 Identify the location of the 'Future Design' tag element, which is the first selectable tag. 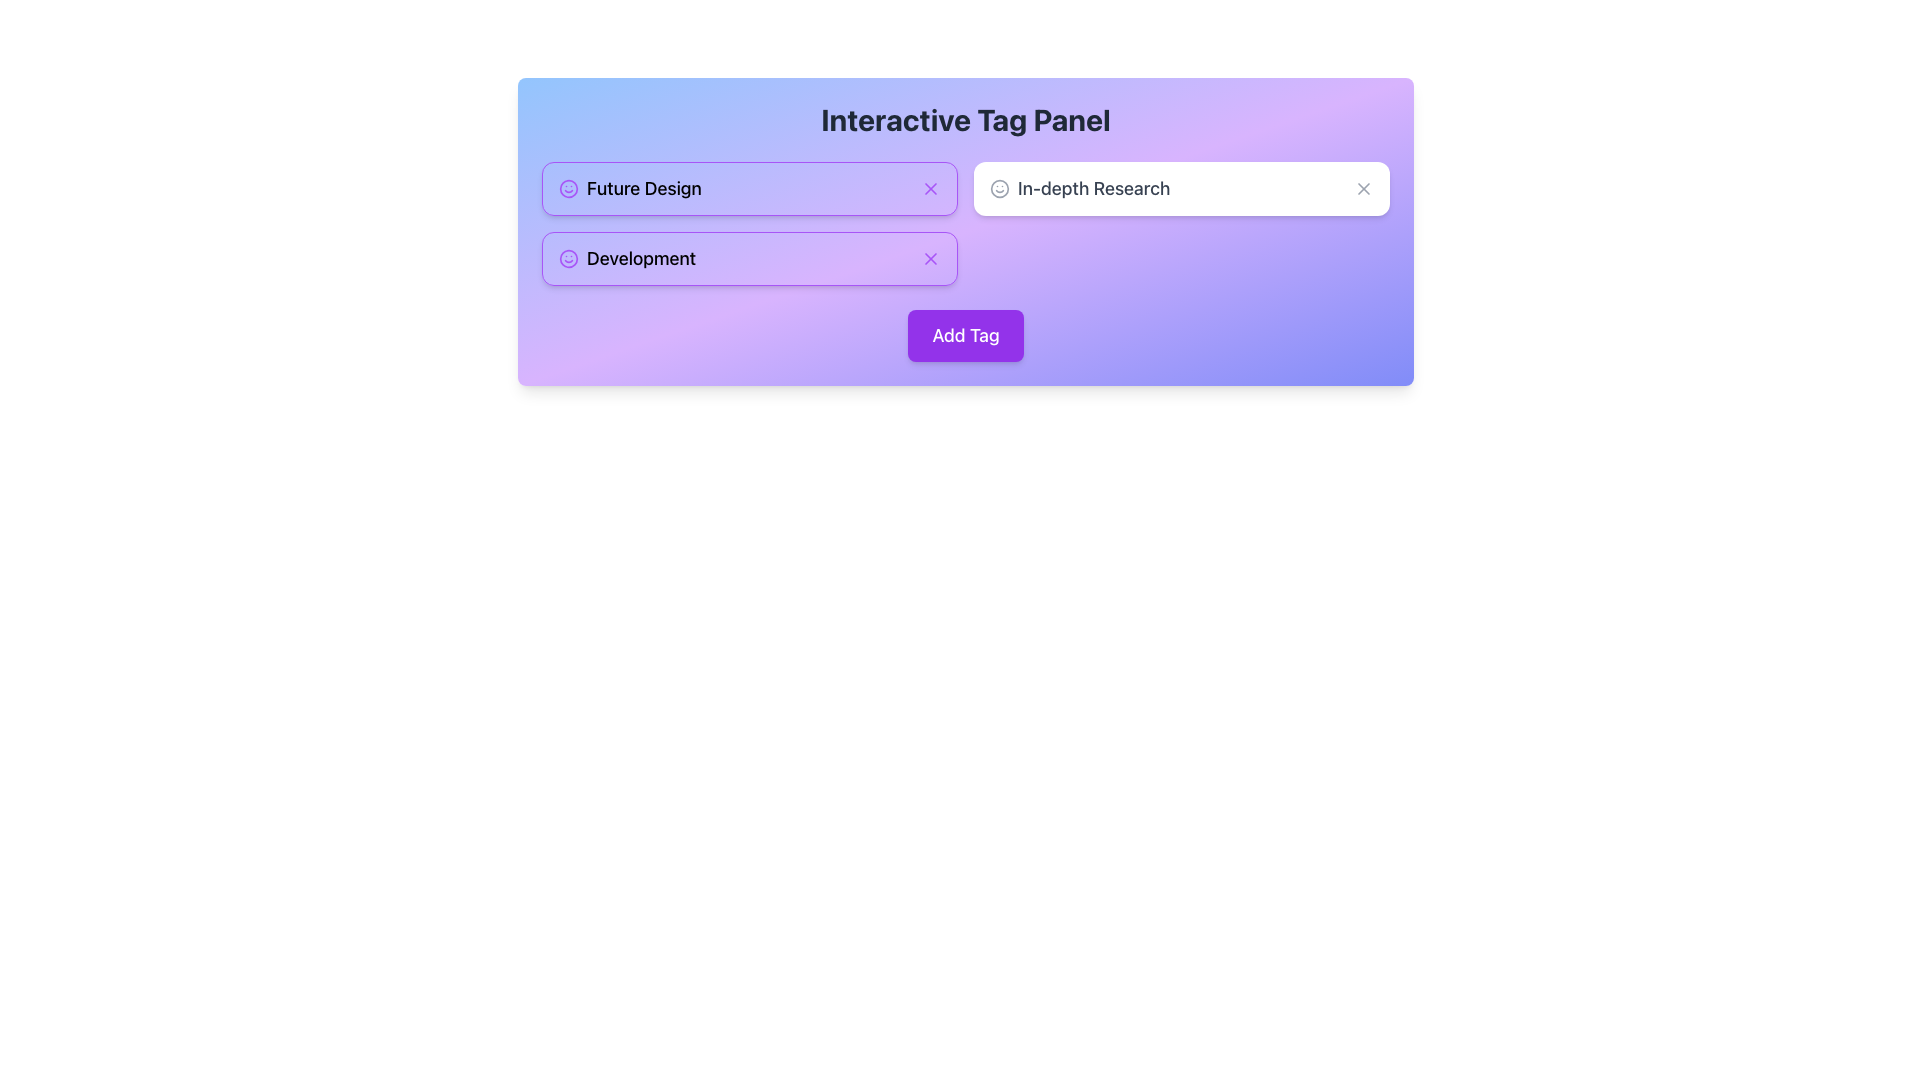
(629, 189).